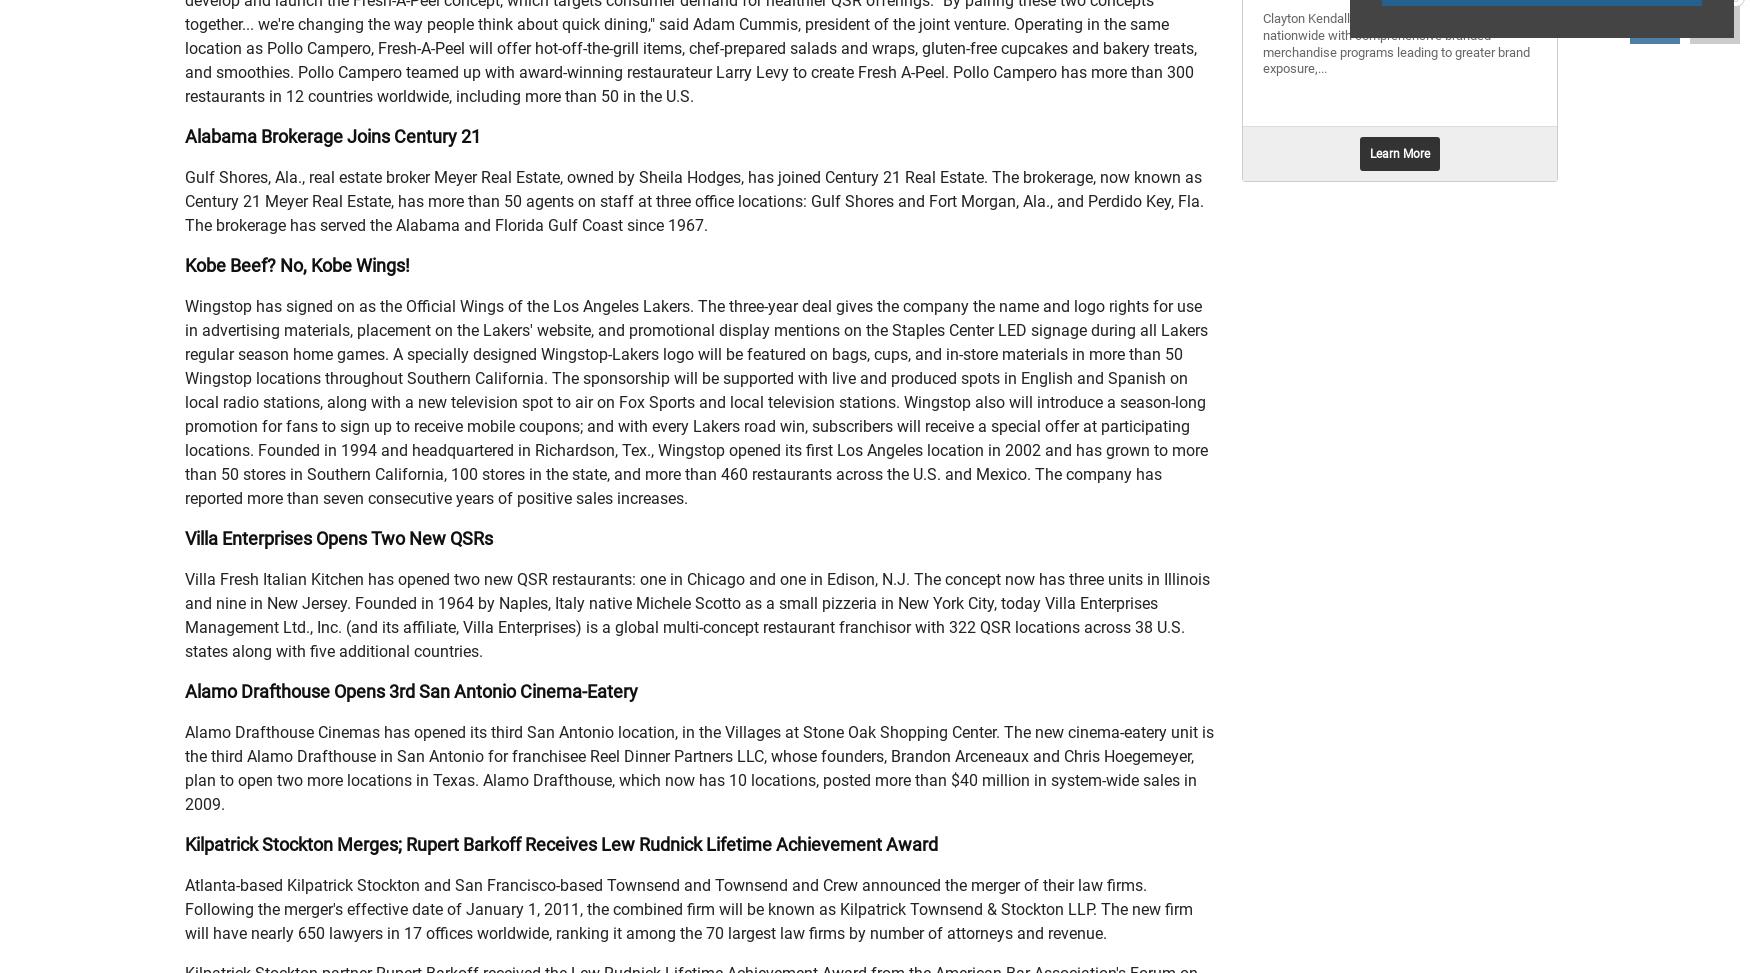 This screenshot has height=973, width=1750. Describe the element at coordinates (697, 615) in the screenshot. I see `'Villa Fresh Italian Kitchen has opened two new QSR restaurants: one in Chicago and one in Edison, N.J. The concept now has three units in Illinois and nine in New Jersey. Founded in 1964 by Naples, Italy native Michele Scotto as a small pizzeria in New York City, today Villa Enterprises Management Ltd., Inc. (and its affiliate, Villa Enterprises) is a global multi-concept restaurant franchisor with 322 QSR locations across 38 U.S. states along with five additional countries.'` at that location.